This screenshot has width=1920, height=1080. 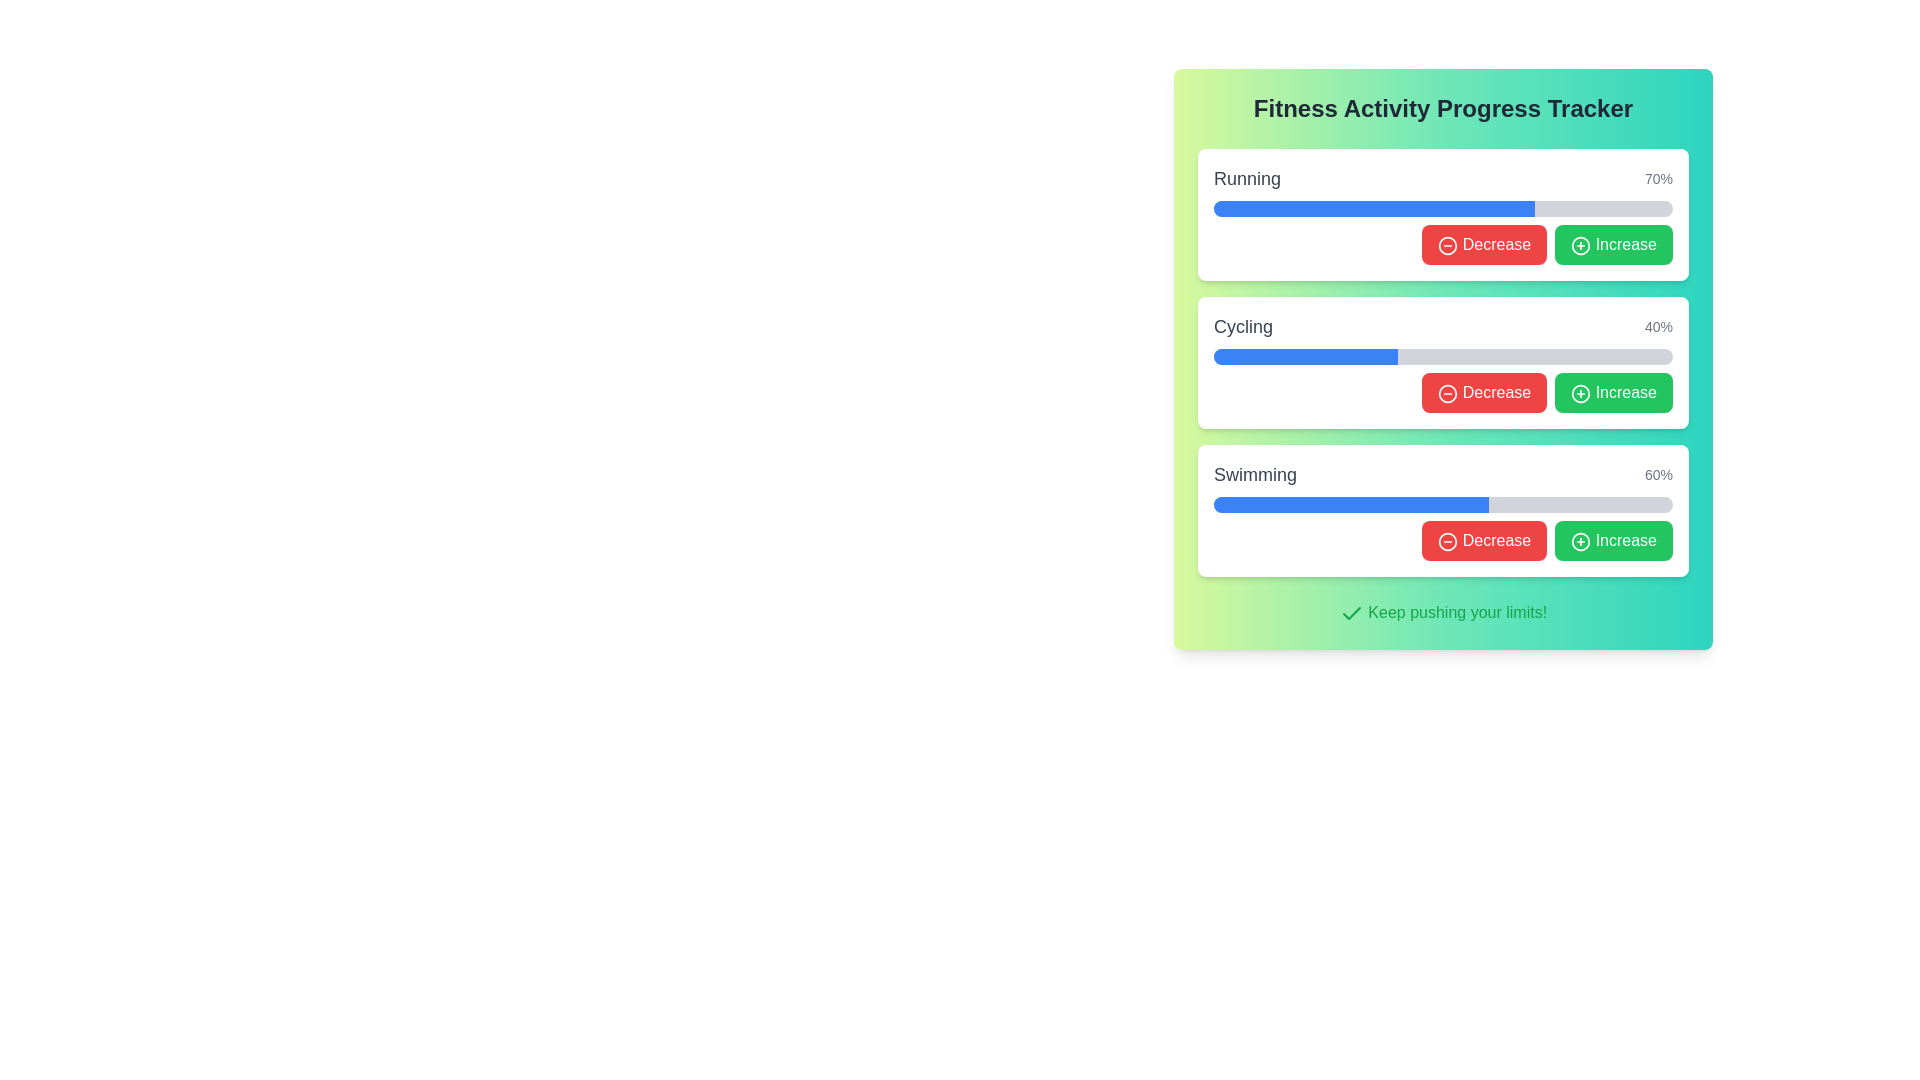 I want to click on the horizontal progress bar indicating a progress level of 70% located within the 'Running' activity card, so click(x=1443, y=208).